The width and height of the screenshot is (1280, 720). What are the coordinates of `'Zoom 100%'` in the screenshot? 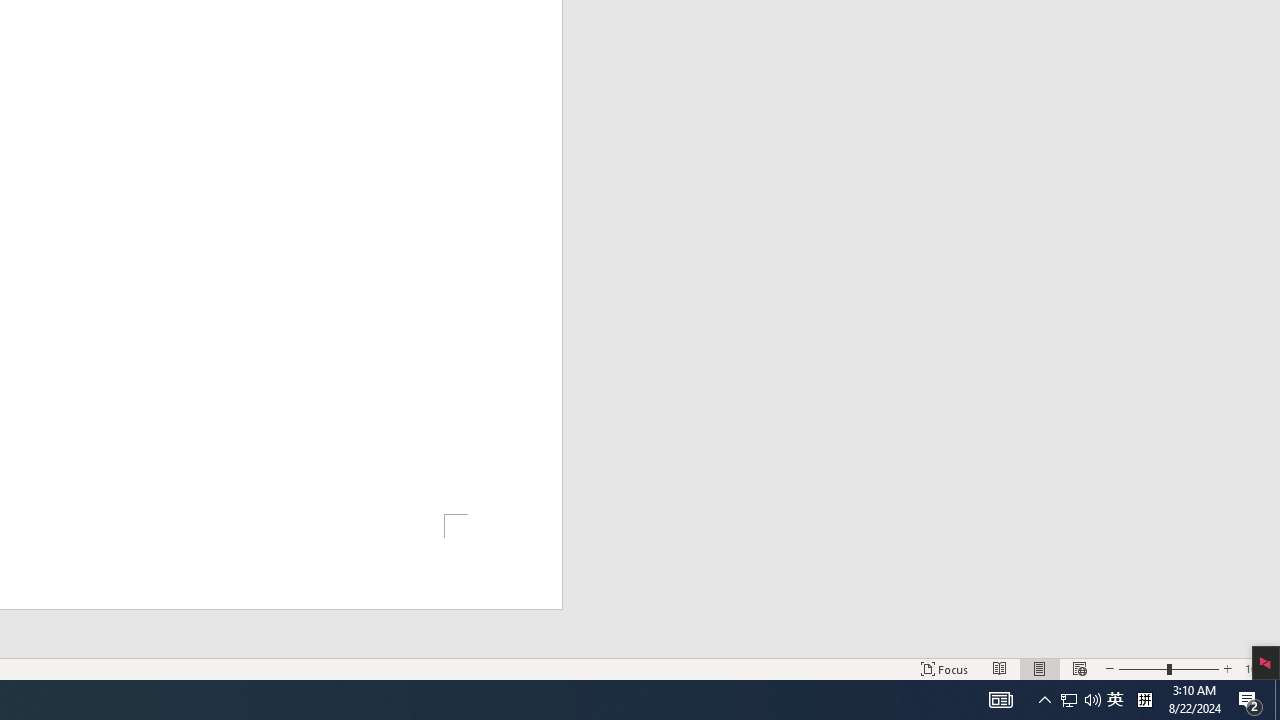 It's located at (1257, 669).